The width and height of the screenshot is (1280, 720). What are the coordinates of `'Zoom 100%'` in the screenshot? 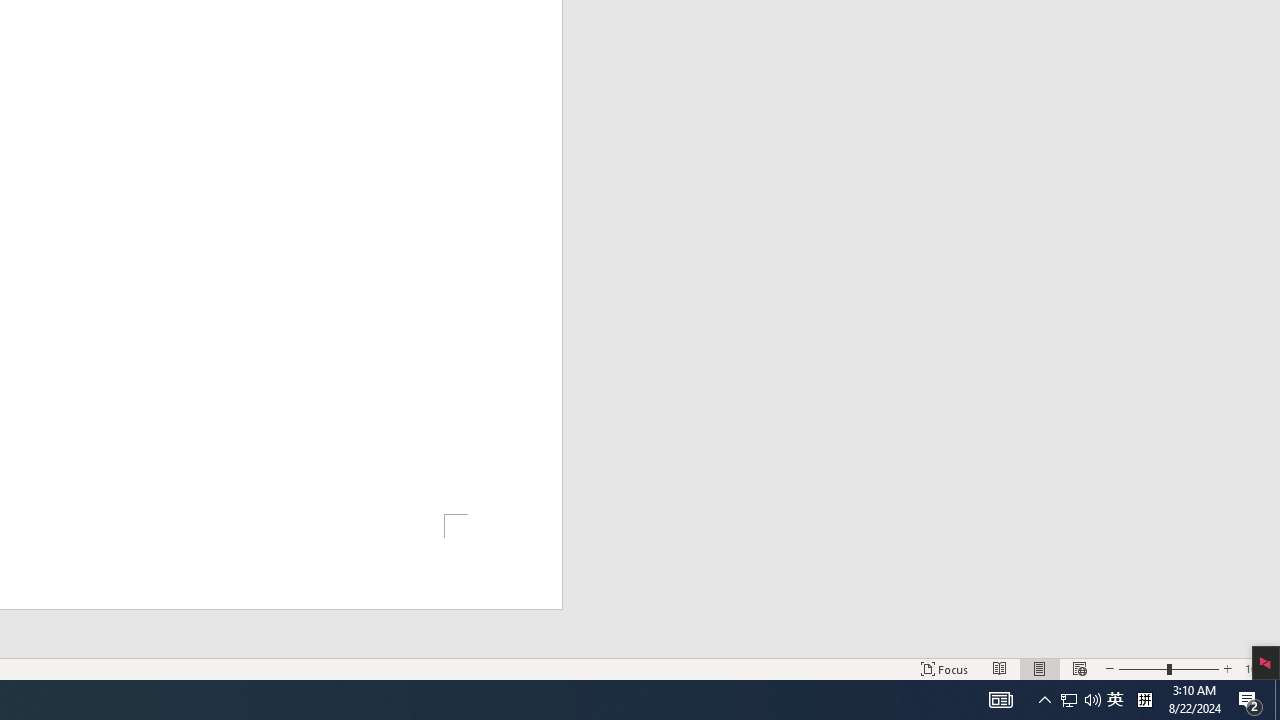 It's located at (1257, 669).